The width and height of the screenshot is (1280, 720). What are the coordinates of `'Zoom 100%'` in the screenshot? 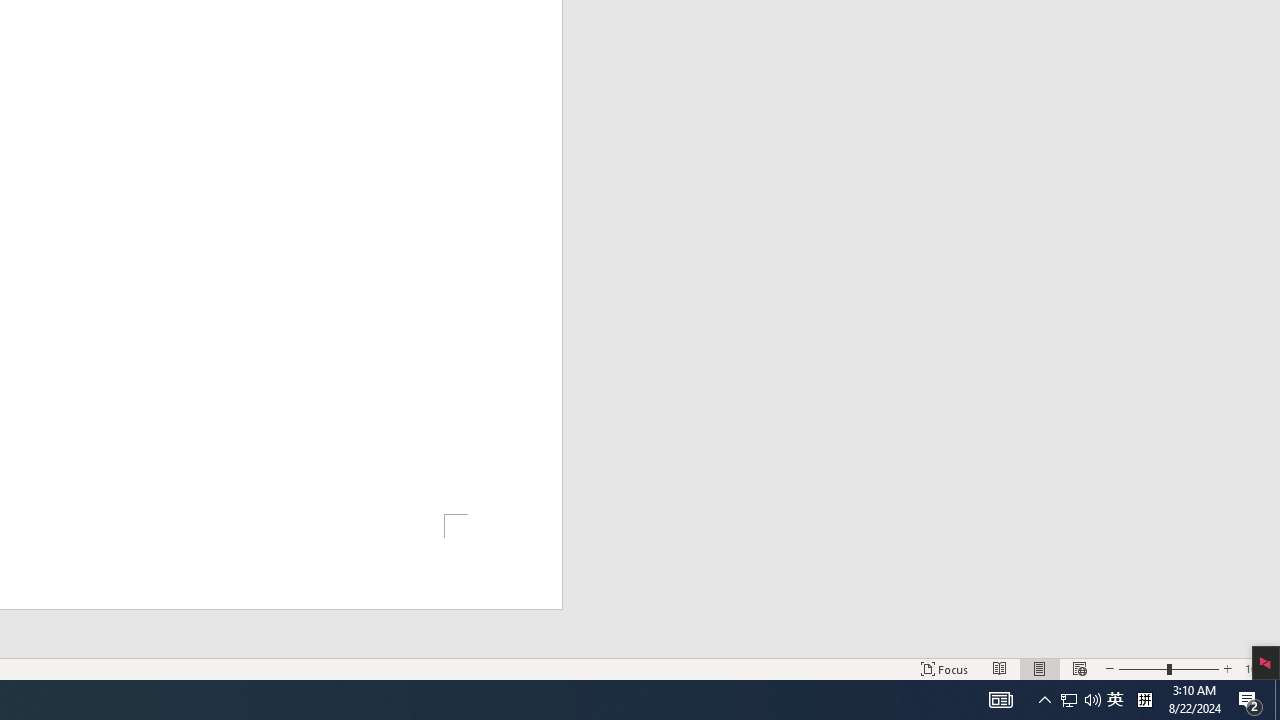 It's located at (1257, 669).